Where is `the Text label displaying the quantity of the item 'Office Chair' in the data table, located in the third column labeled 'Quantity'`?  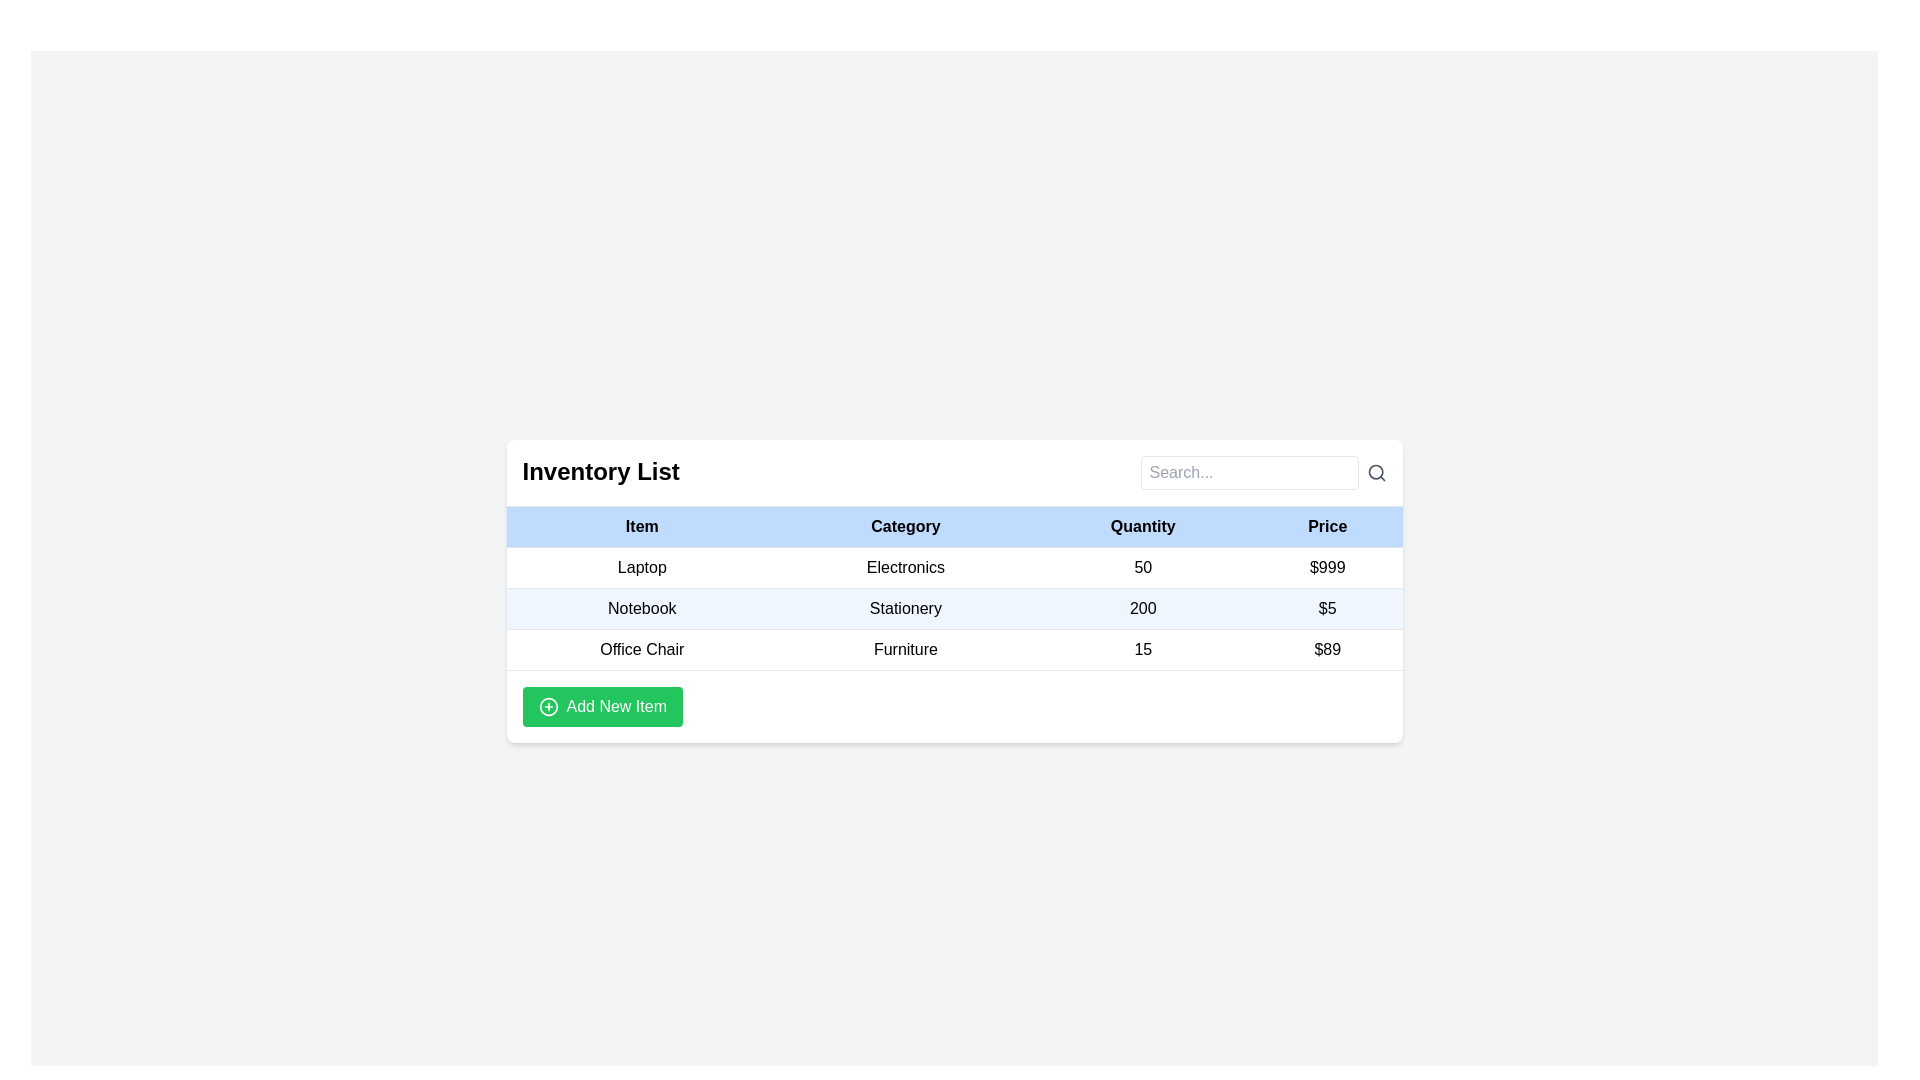 the Text label displaying the quantity of the item 'Office Chair' in the data table, located in the third column labeled 'Quantity' is located at coordinates (1143, 649).